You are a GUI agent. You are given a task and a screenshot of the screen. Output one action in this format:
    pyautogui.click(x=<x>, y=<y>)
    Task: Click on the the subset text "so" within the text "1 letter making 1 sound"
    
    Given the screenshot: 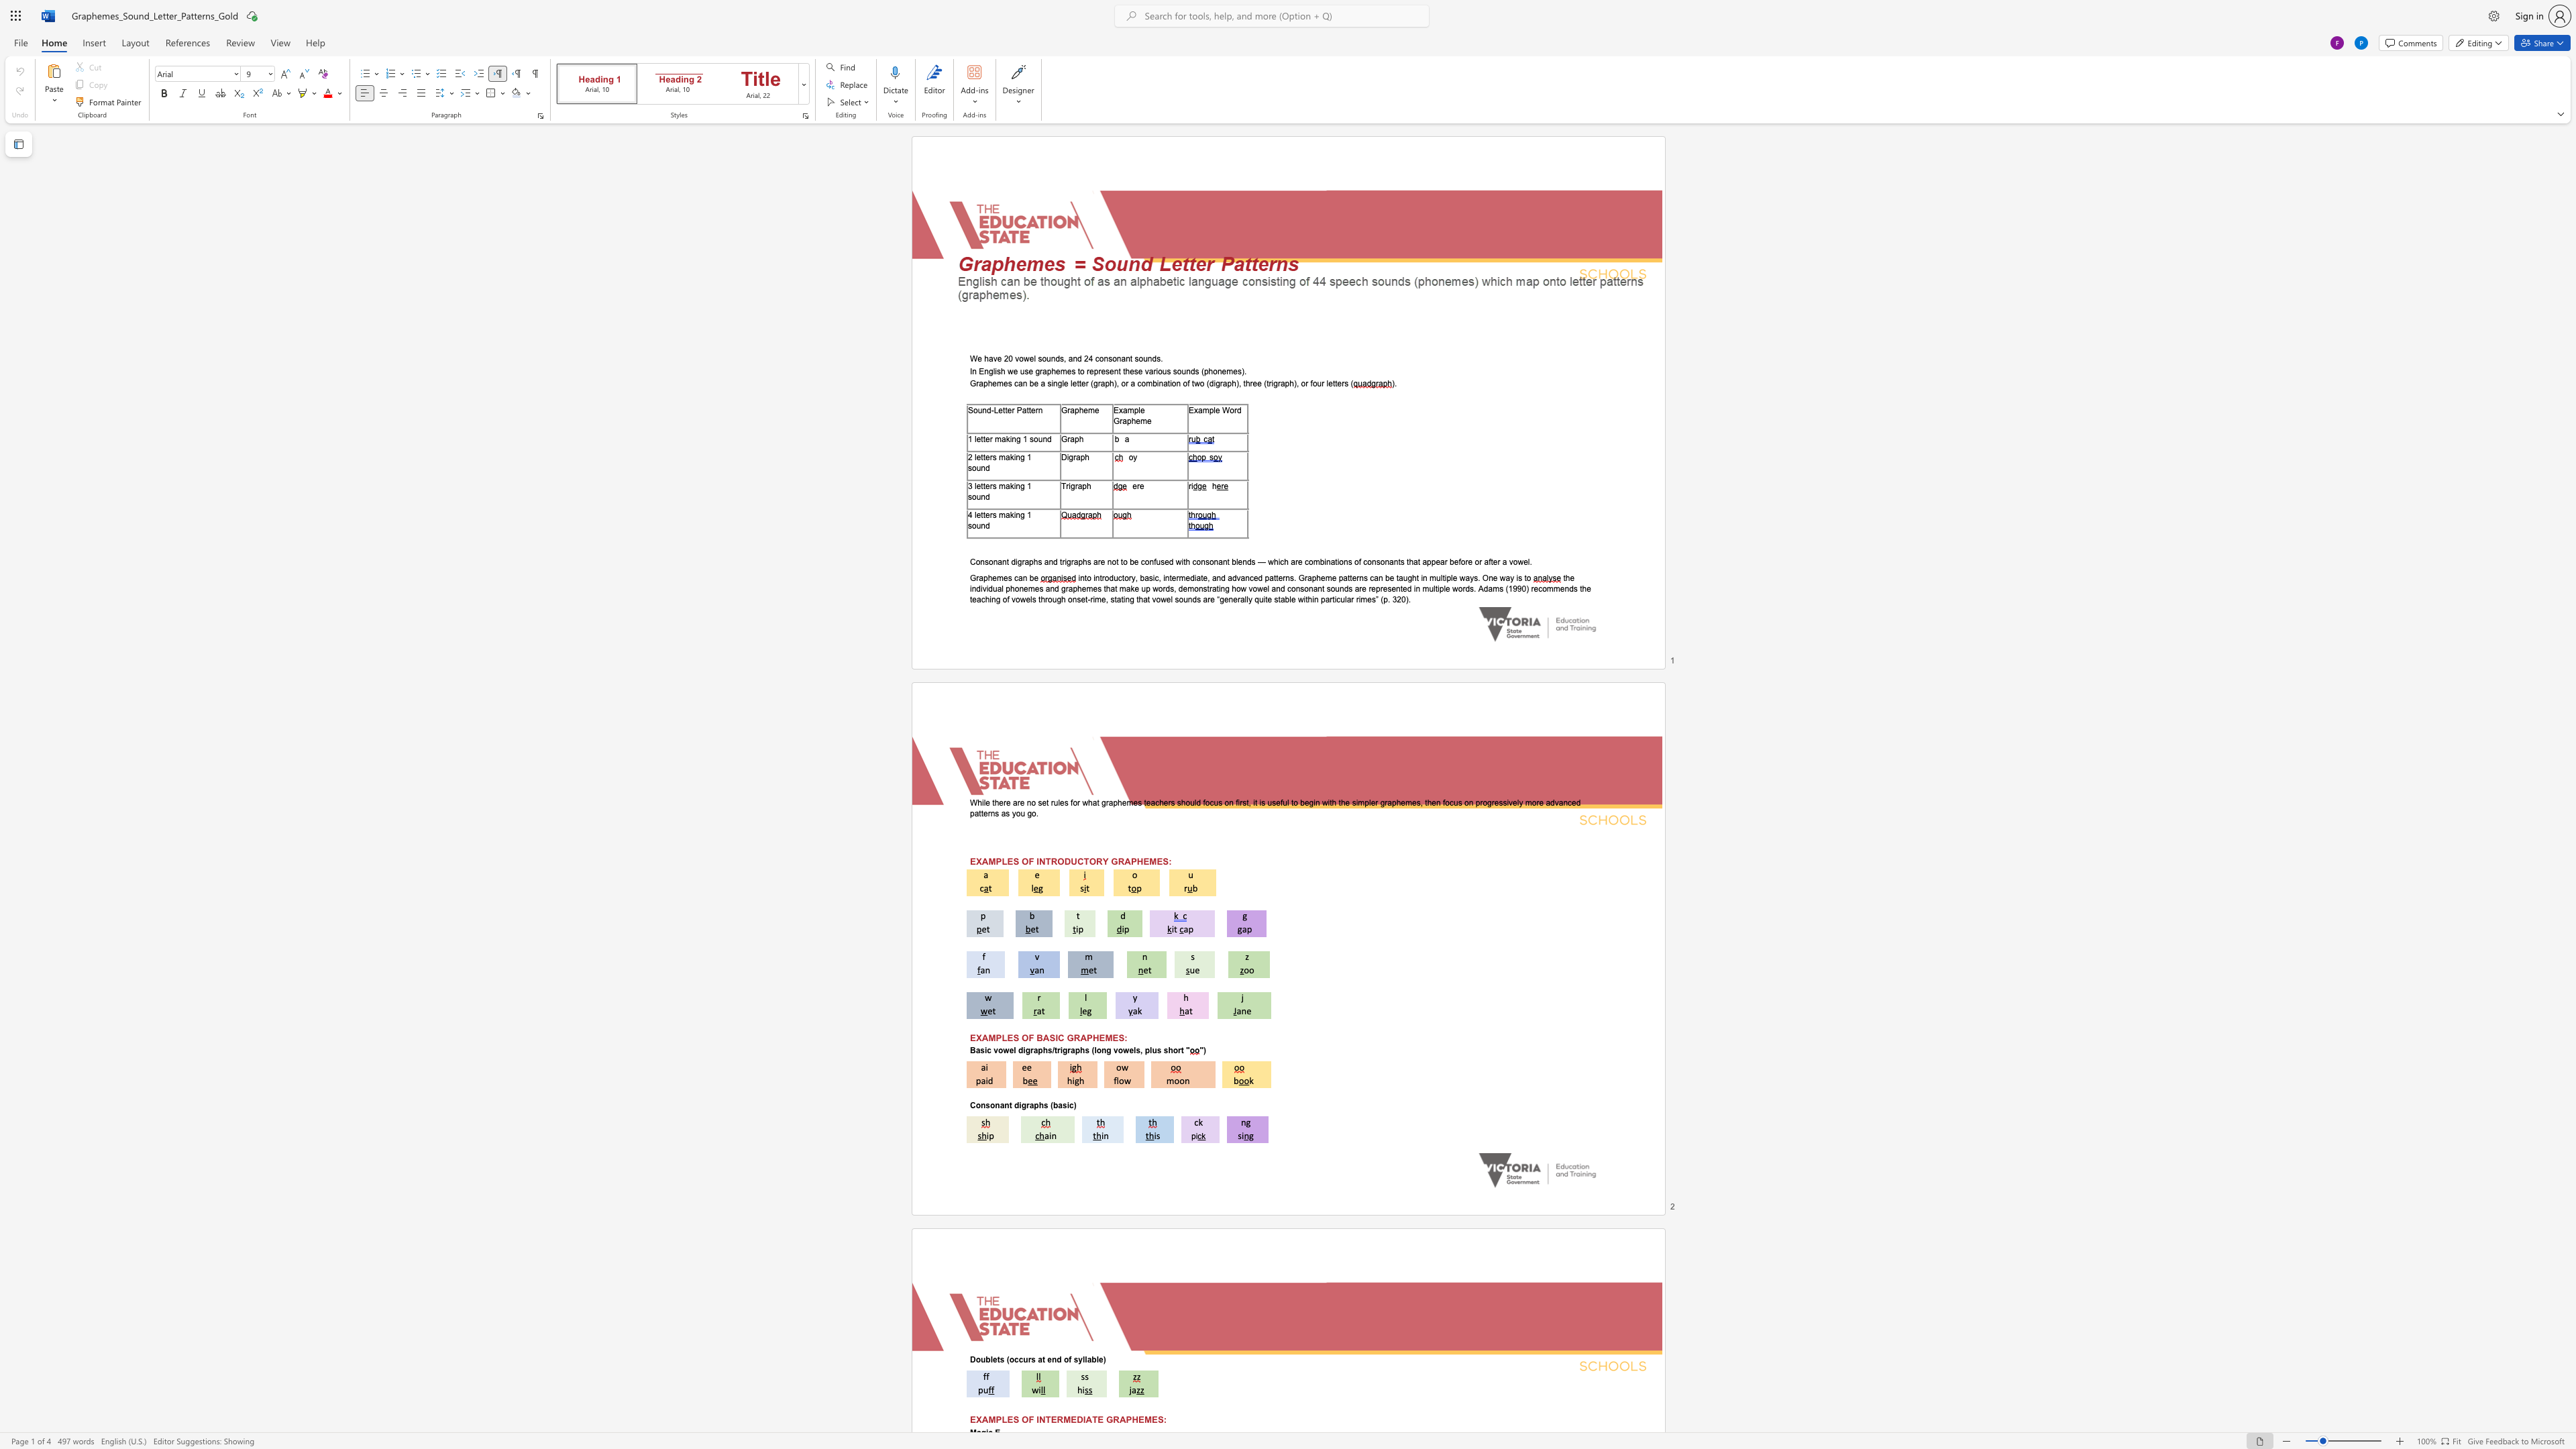 What is the action you would take?
    pyautogui.click(x=1028, y=439)
    